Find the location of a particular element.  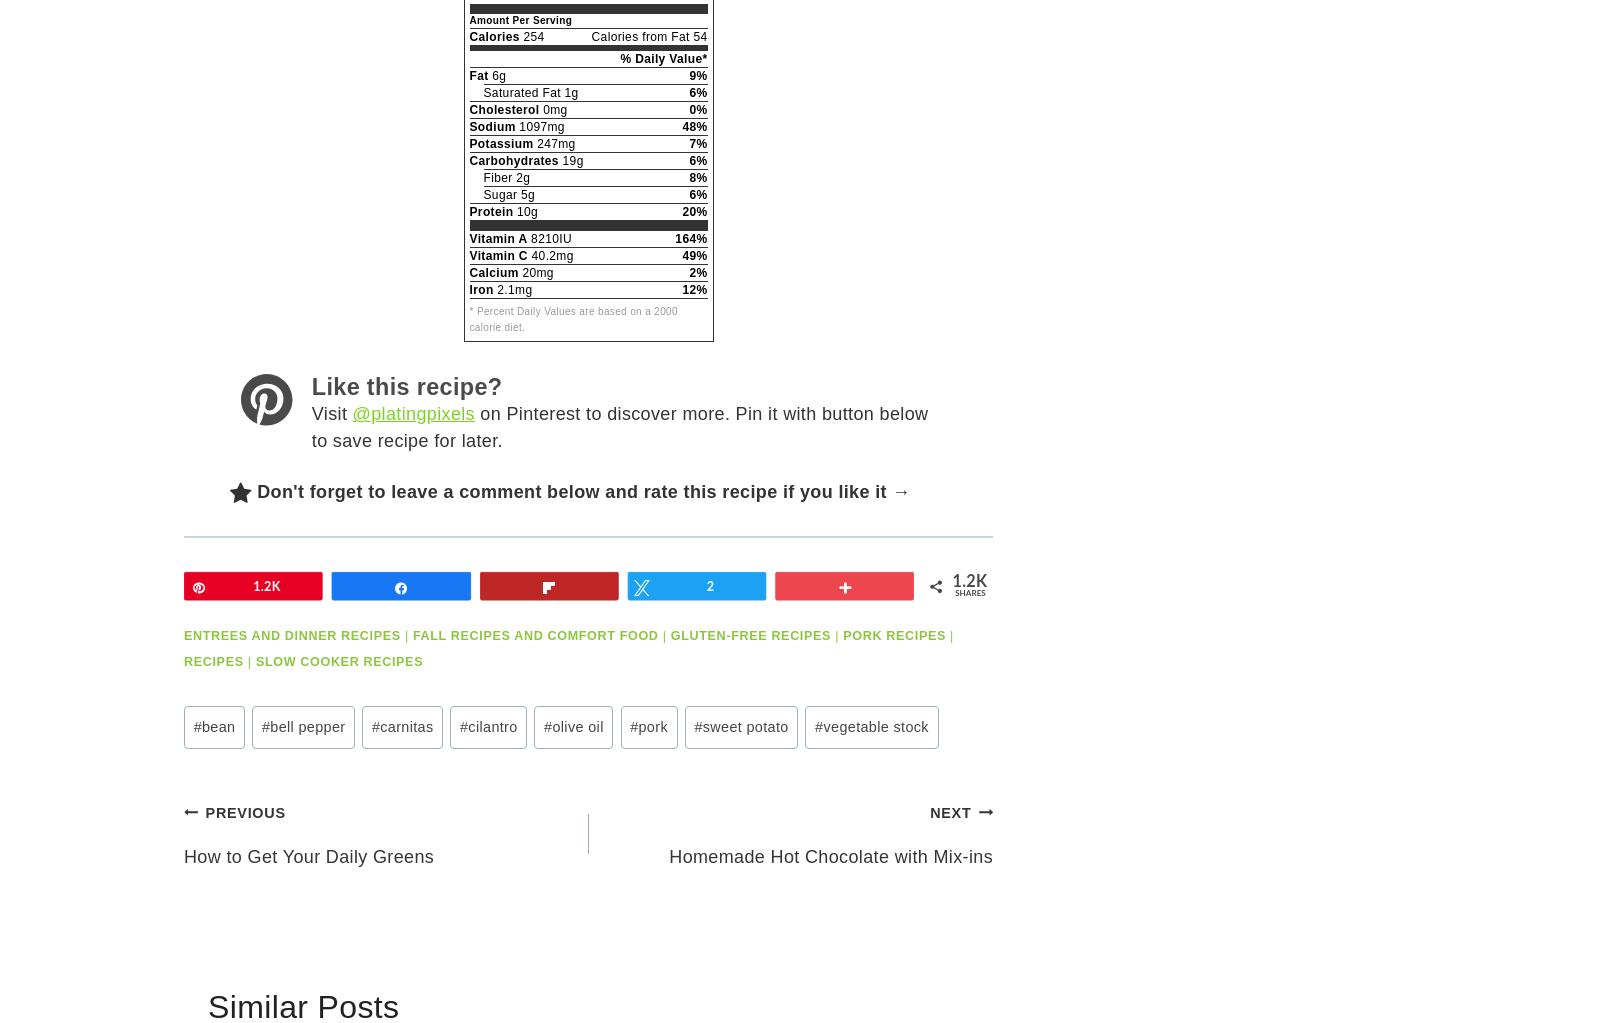

'49%' is located at coordinates (682, 255).